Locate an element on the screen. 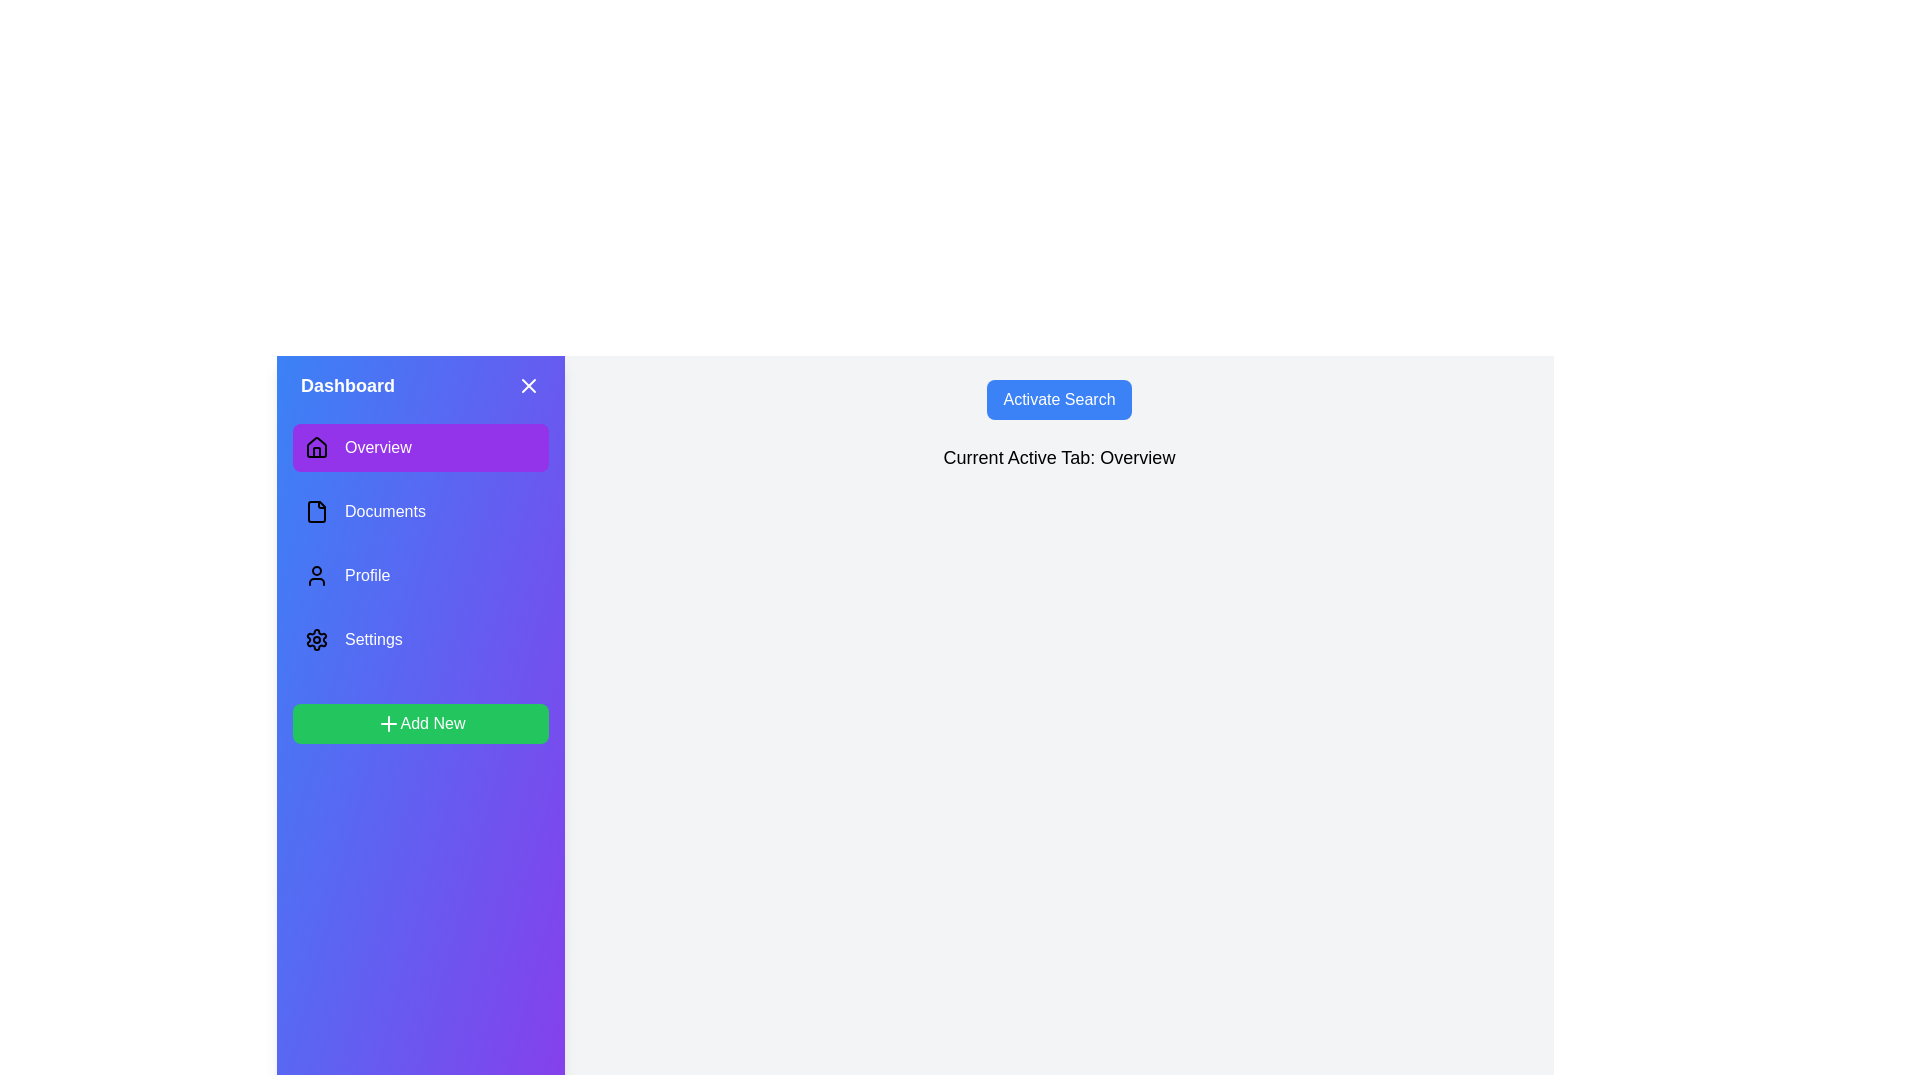  the 'Profile' icon in the sidebar menu, which is located beneath the 'Documents' option and above the 'Settings' option is located at coordinates (315, 575).